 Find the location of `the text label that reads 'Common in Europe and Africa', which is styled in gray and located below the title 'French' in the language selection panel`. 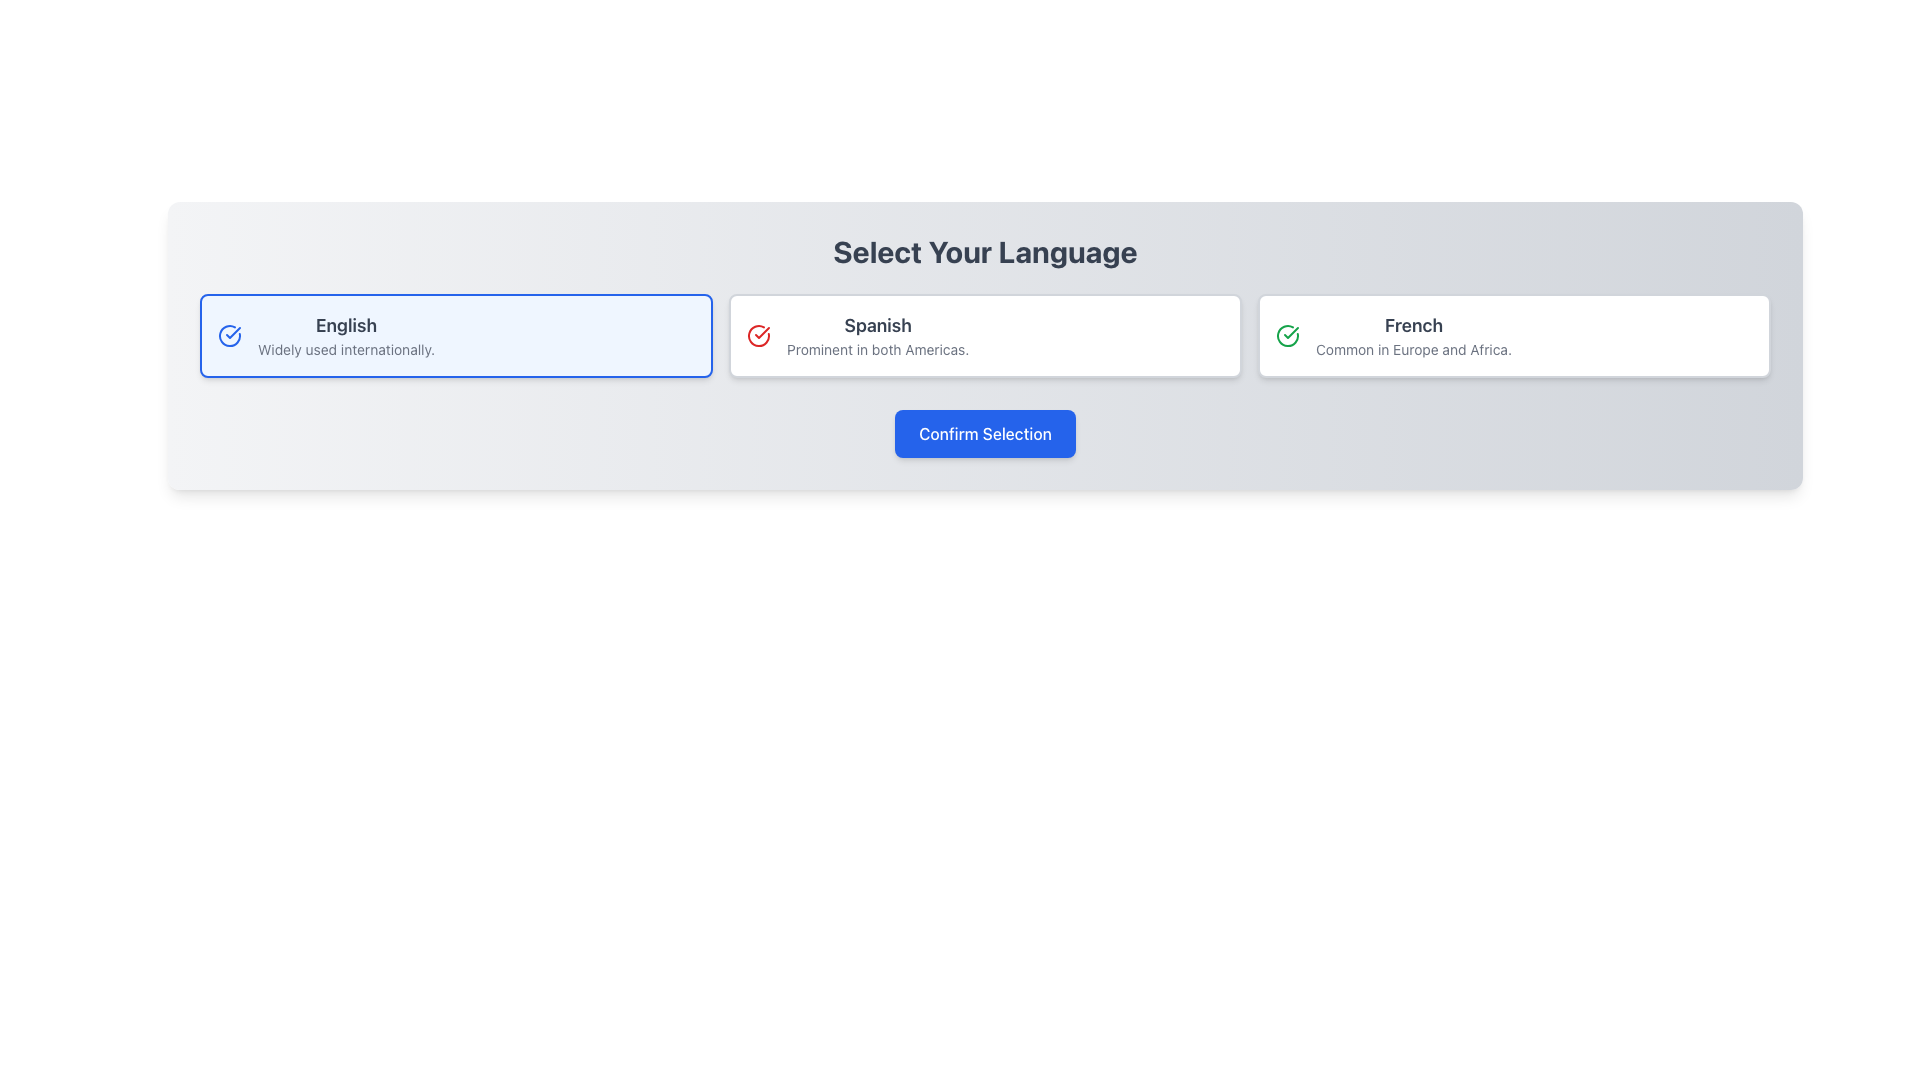

the text label that reads 'Common in Europe and Africa', which is styled in gray and located below the title 'French' in the language selection panel is located at coordinates (1413, 349).